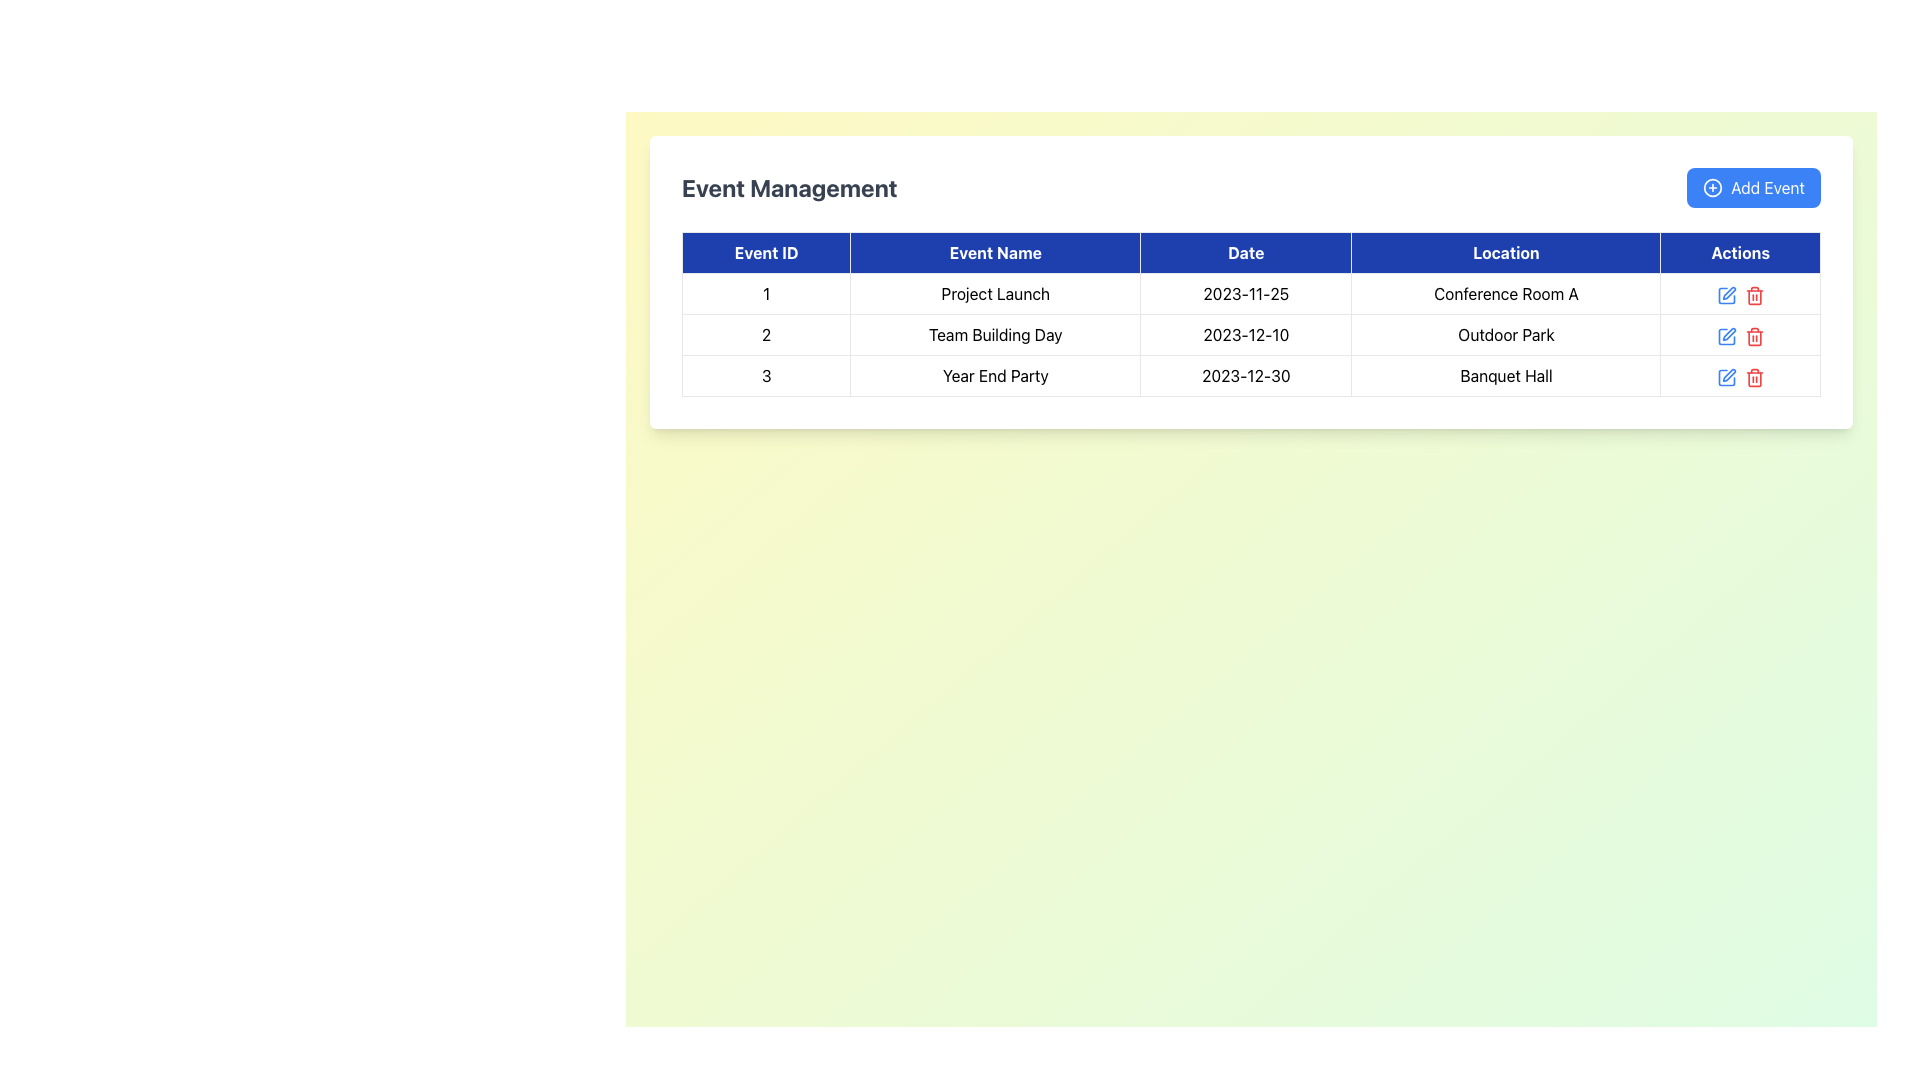  I want to click on text from the fourth table header cell that labels the column for location information for events, which is positioned between the 'Date' and 'Actions' header cells, so click(1506, 252).